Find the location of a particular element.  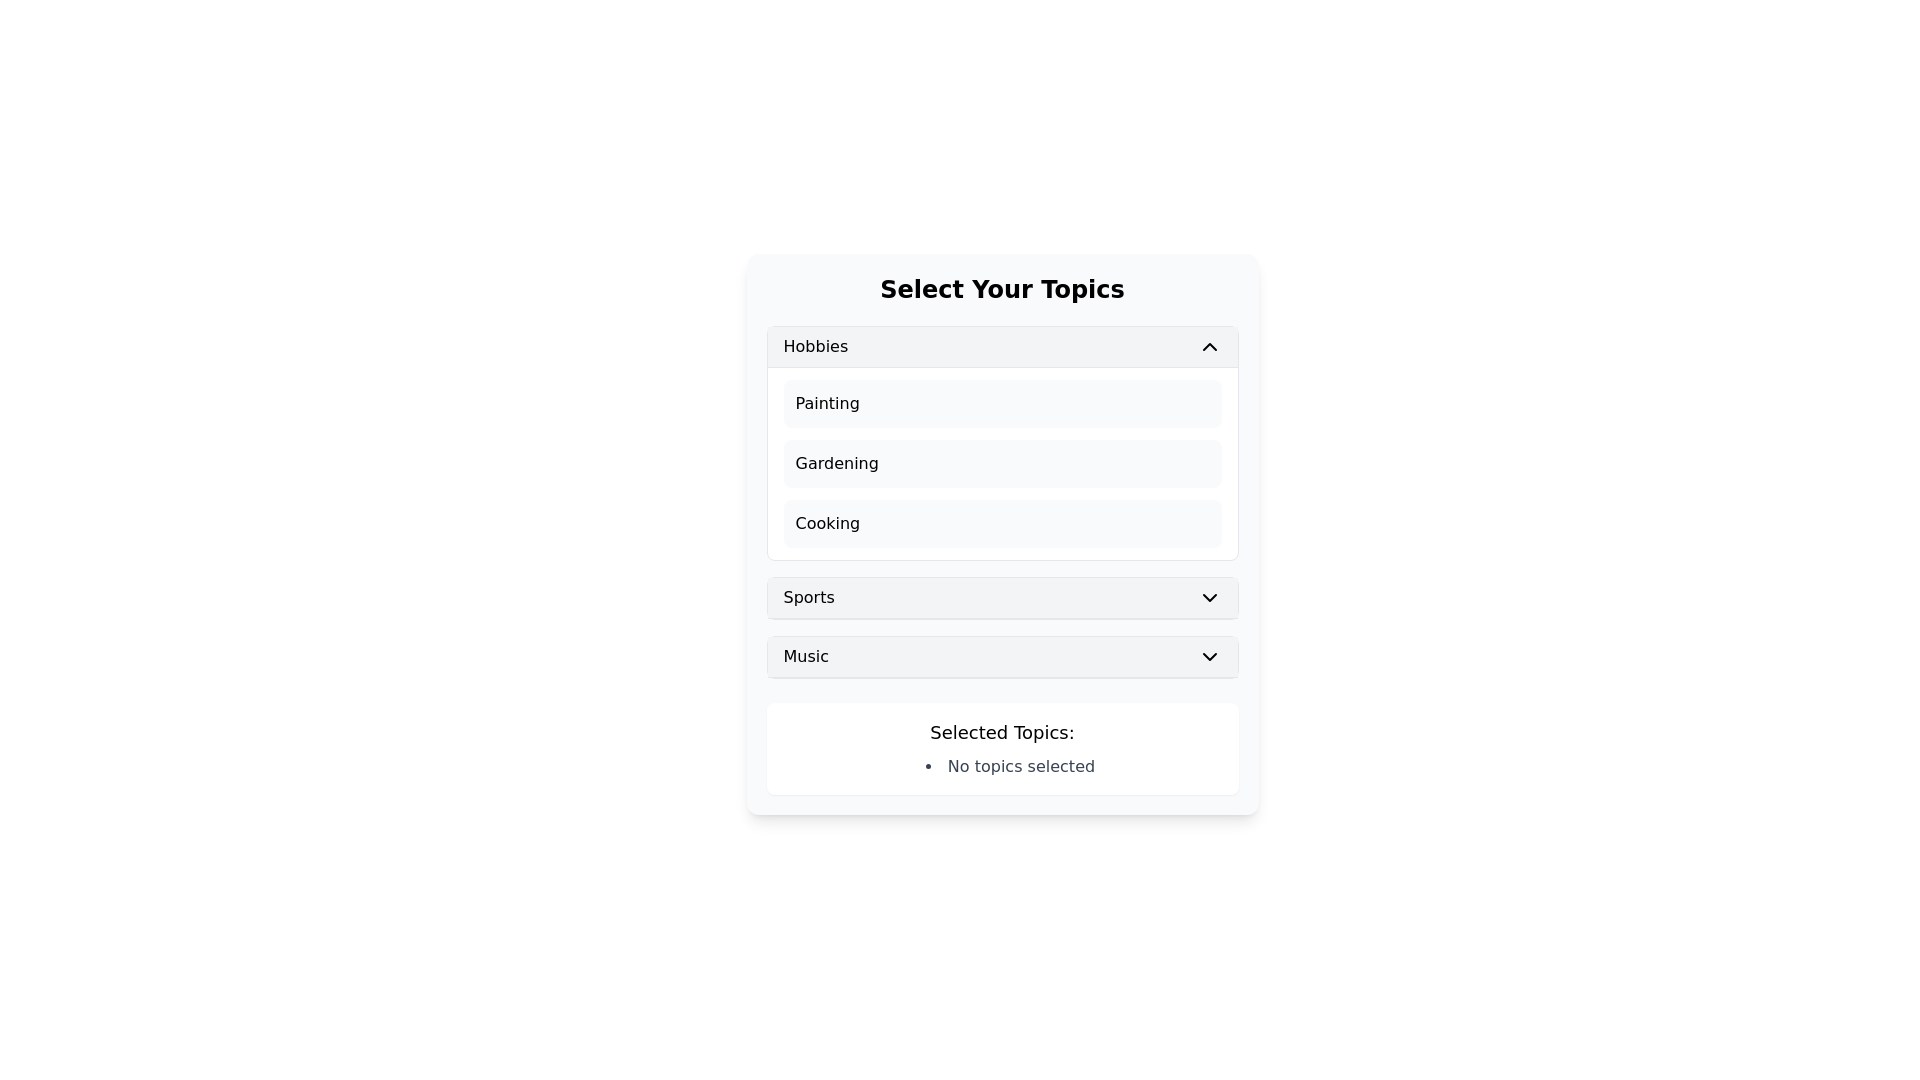

the downward-pointing chevron icon located at the rightmost end of the 'Music' section is located at coordinates (1208, 656).